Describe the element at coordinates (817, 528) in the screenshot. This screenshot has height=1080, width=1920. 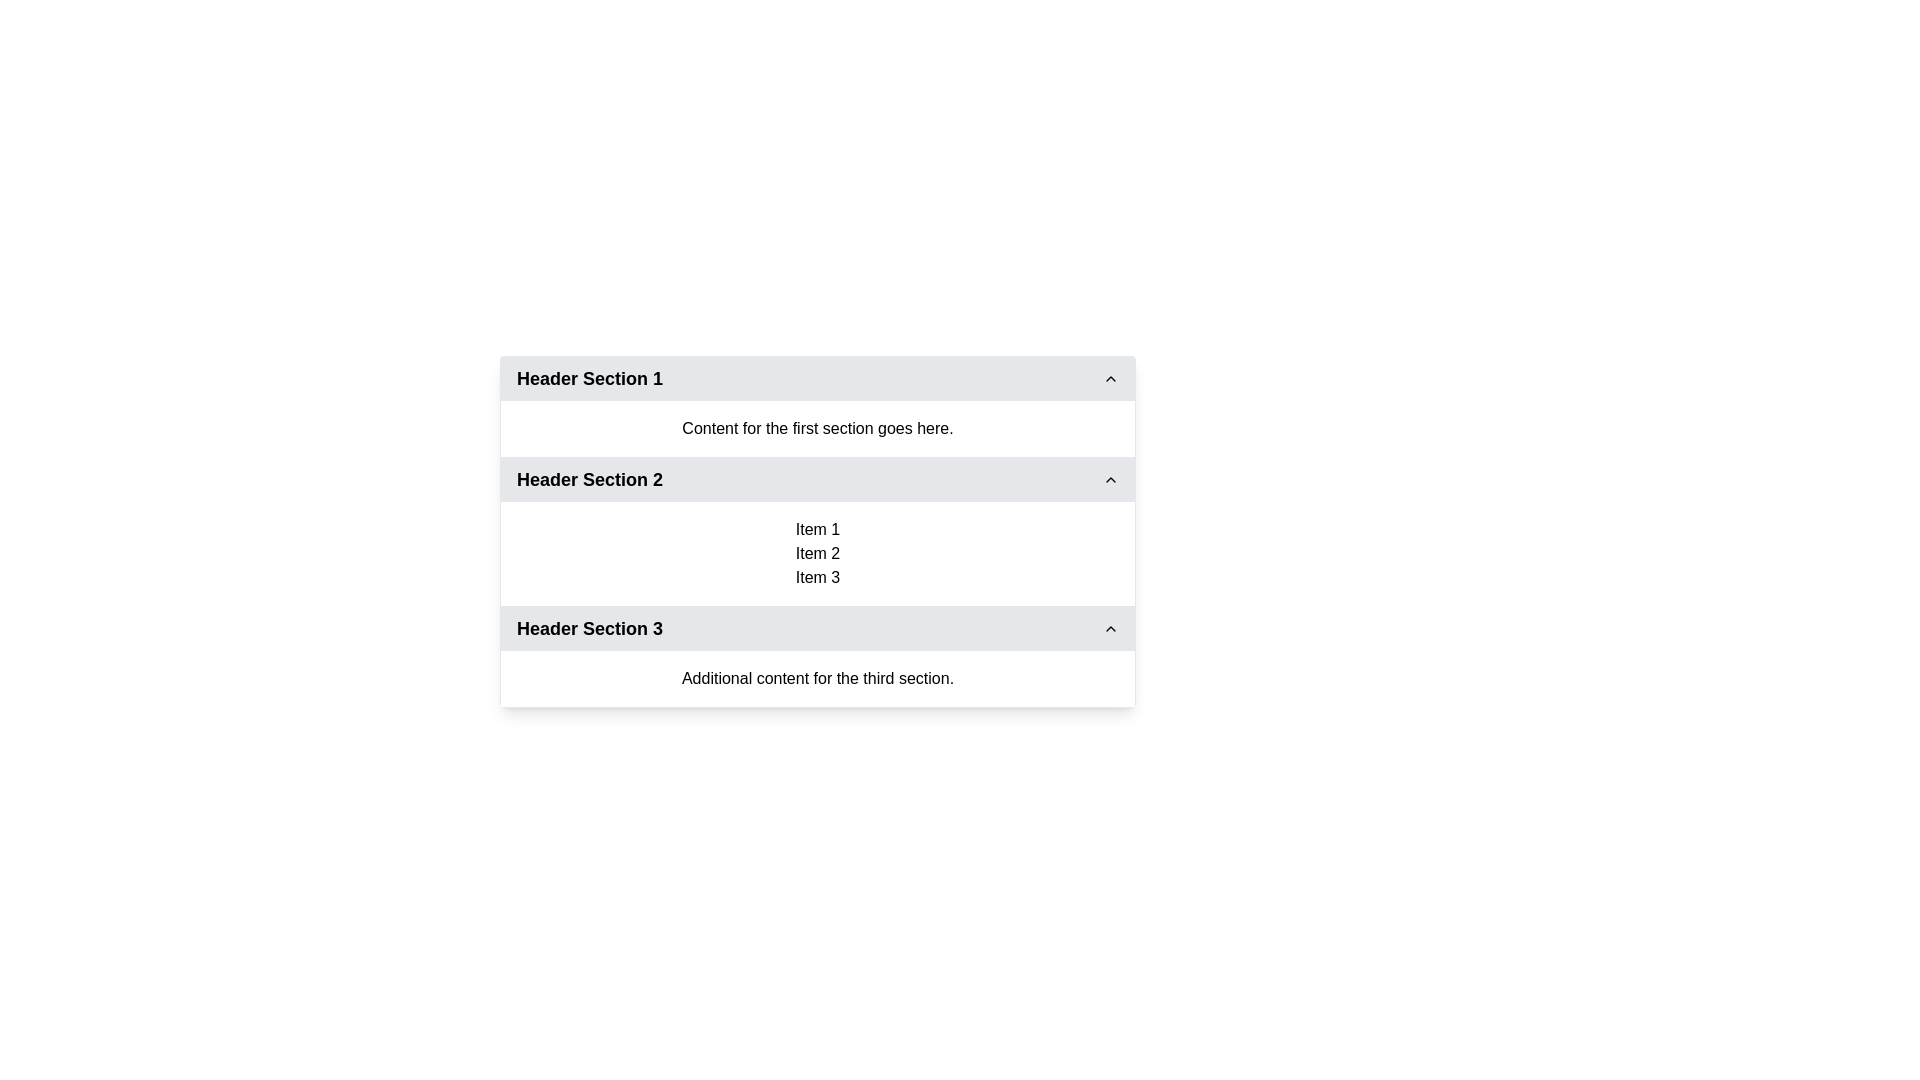
I see `the non-interactive text label 'Item 1' located in 'Header Section 2', which is the first entry in a vertical list` at that location.